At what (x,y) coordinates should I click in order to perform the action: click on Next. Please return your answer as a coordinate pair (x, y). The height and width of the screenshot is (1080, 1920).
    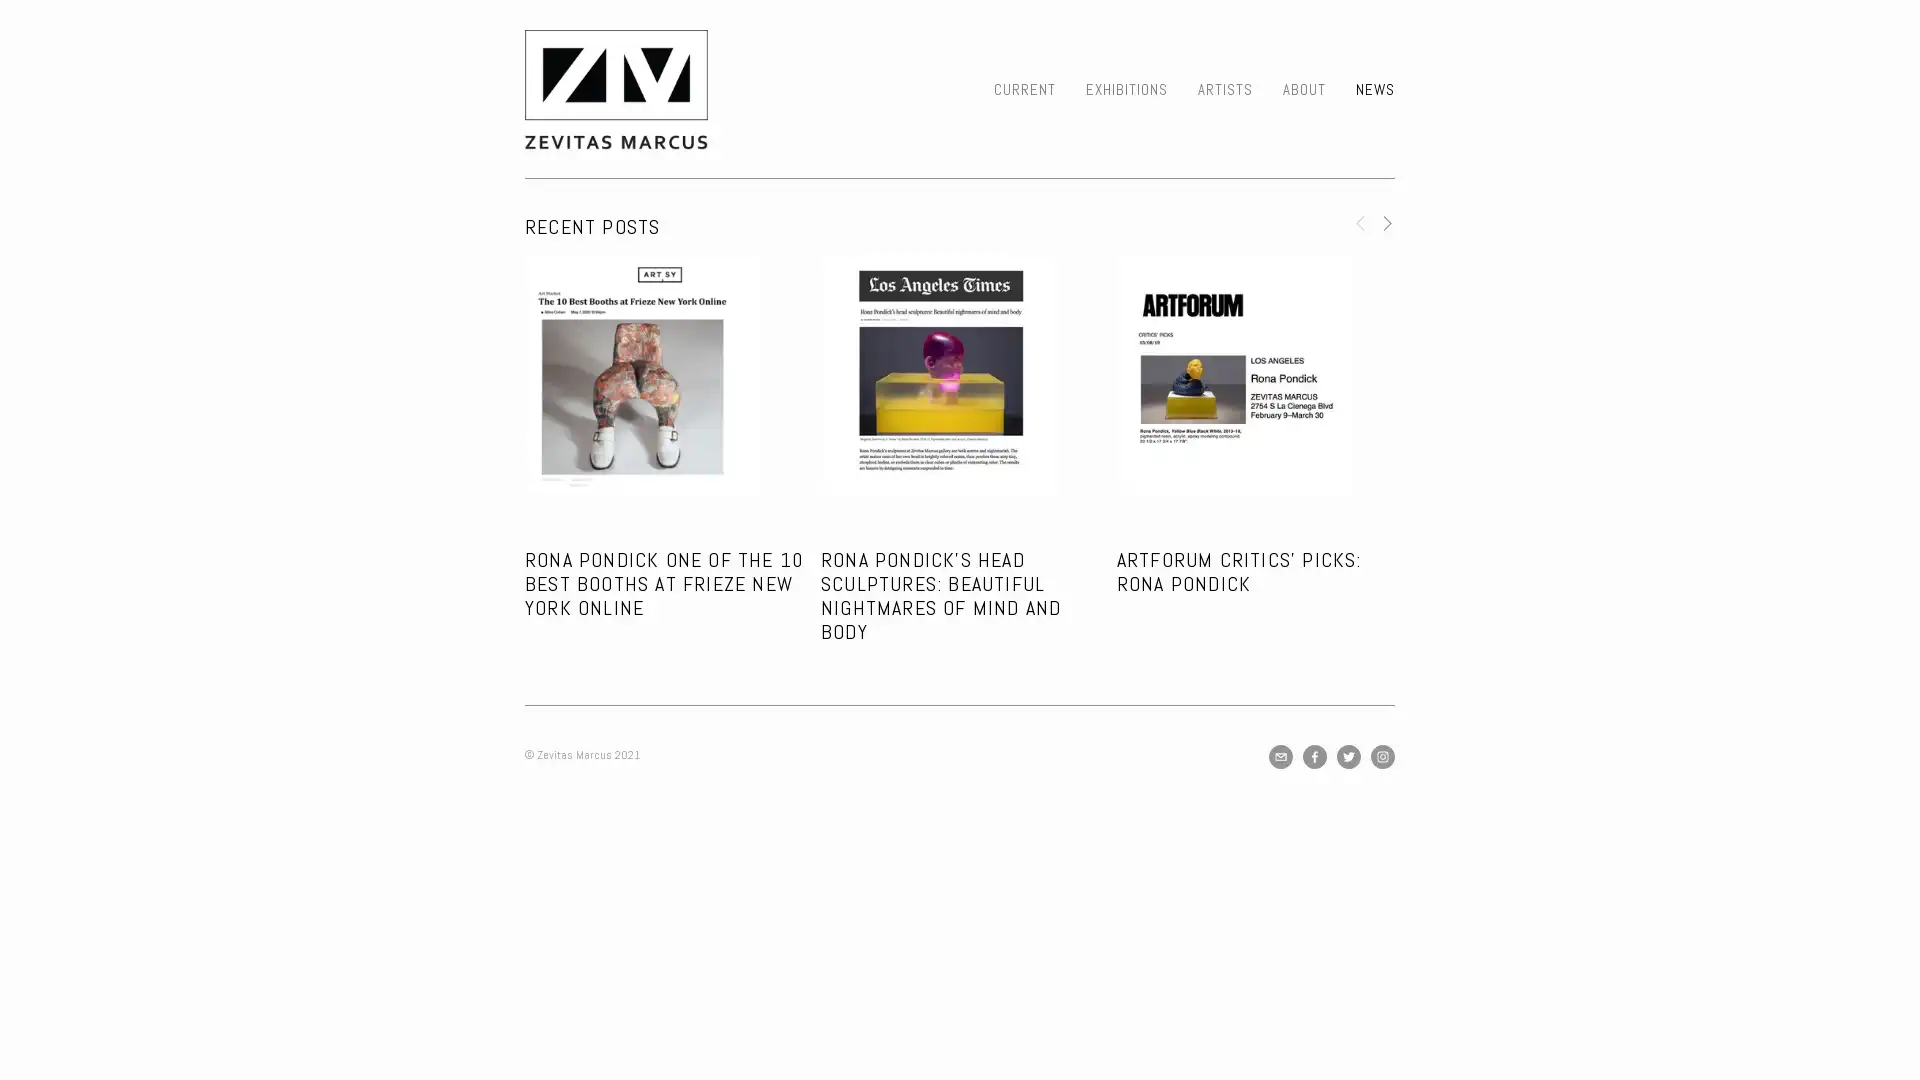
    Looking at the image, I should click on (1386, 222).